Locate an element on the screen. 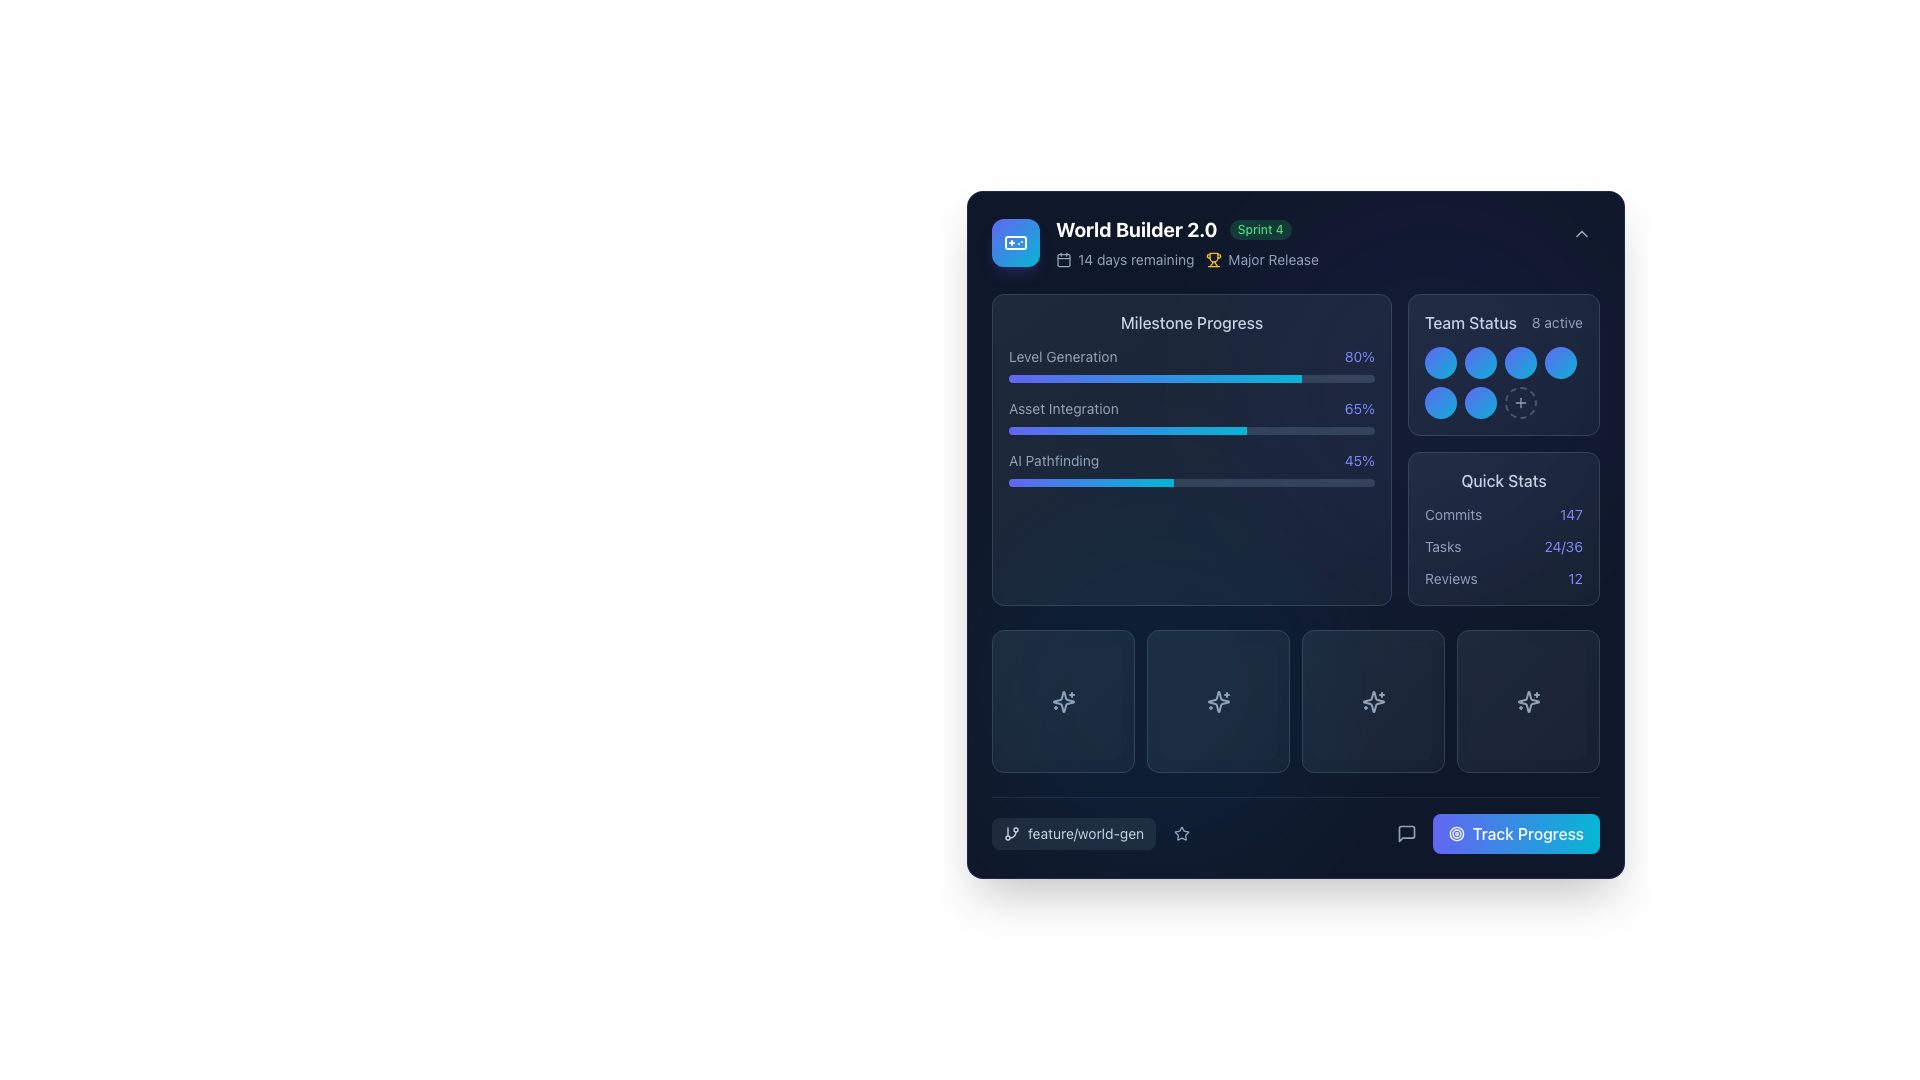 The image size is (1920, 1080). the interactive button located in the bottom-right section of the grid layout is located at coordinates (1217, 700).